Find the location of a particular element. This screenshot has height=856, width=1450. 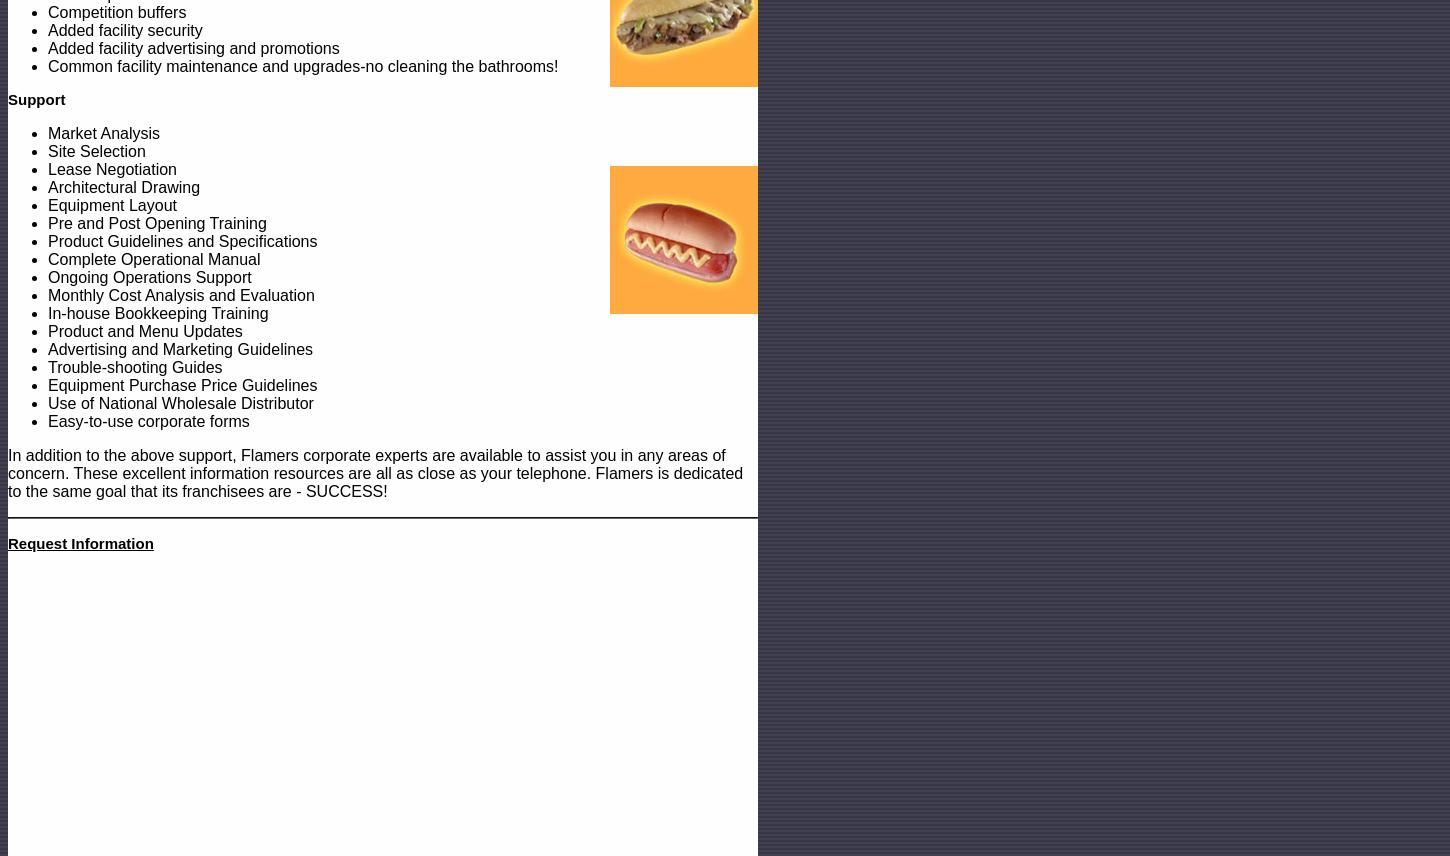

'In-house Bookkeeping Training' is located at coordinates (157, 313).